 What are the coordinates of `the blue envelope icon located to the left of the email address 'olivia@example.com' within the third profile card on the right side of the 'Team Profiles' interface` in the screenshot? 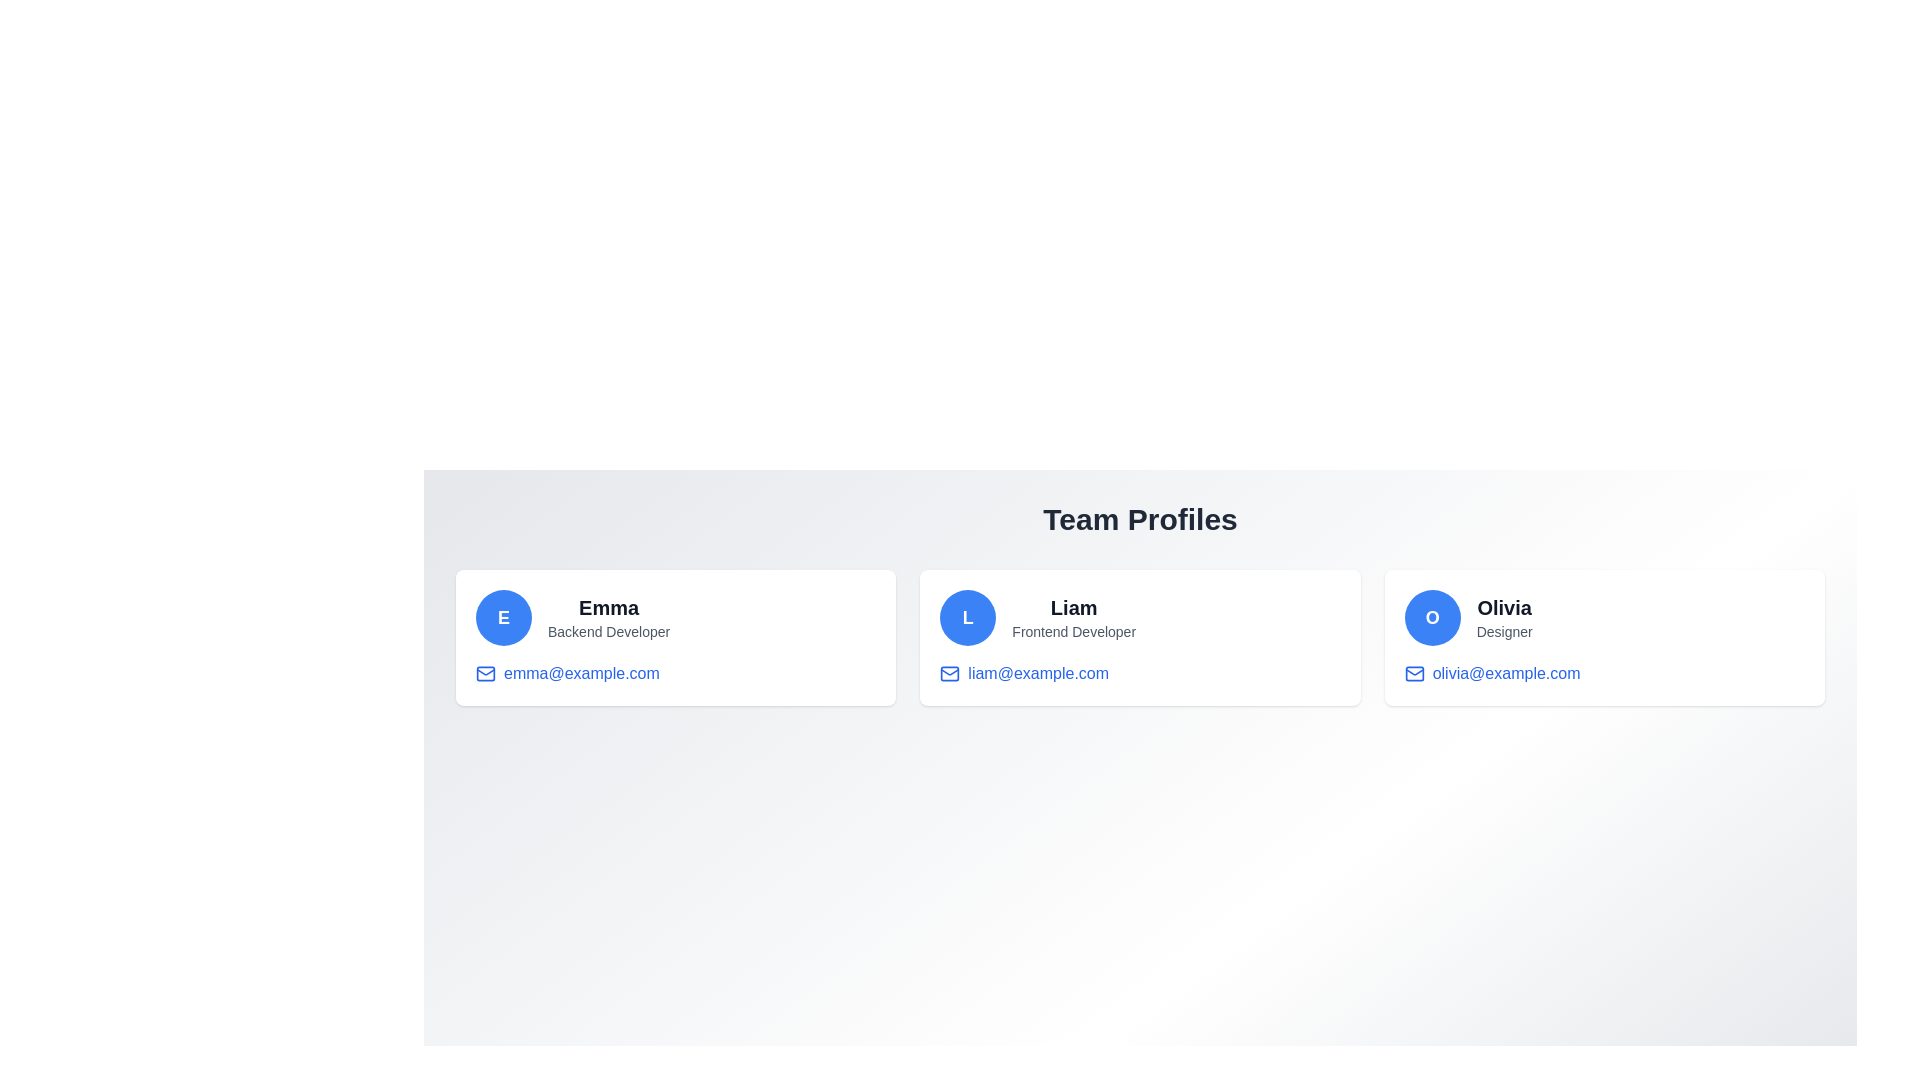 It's located at (1413, 674).